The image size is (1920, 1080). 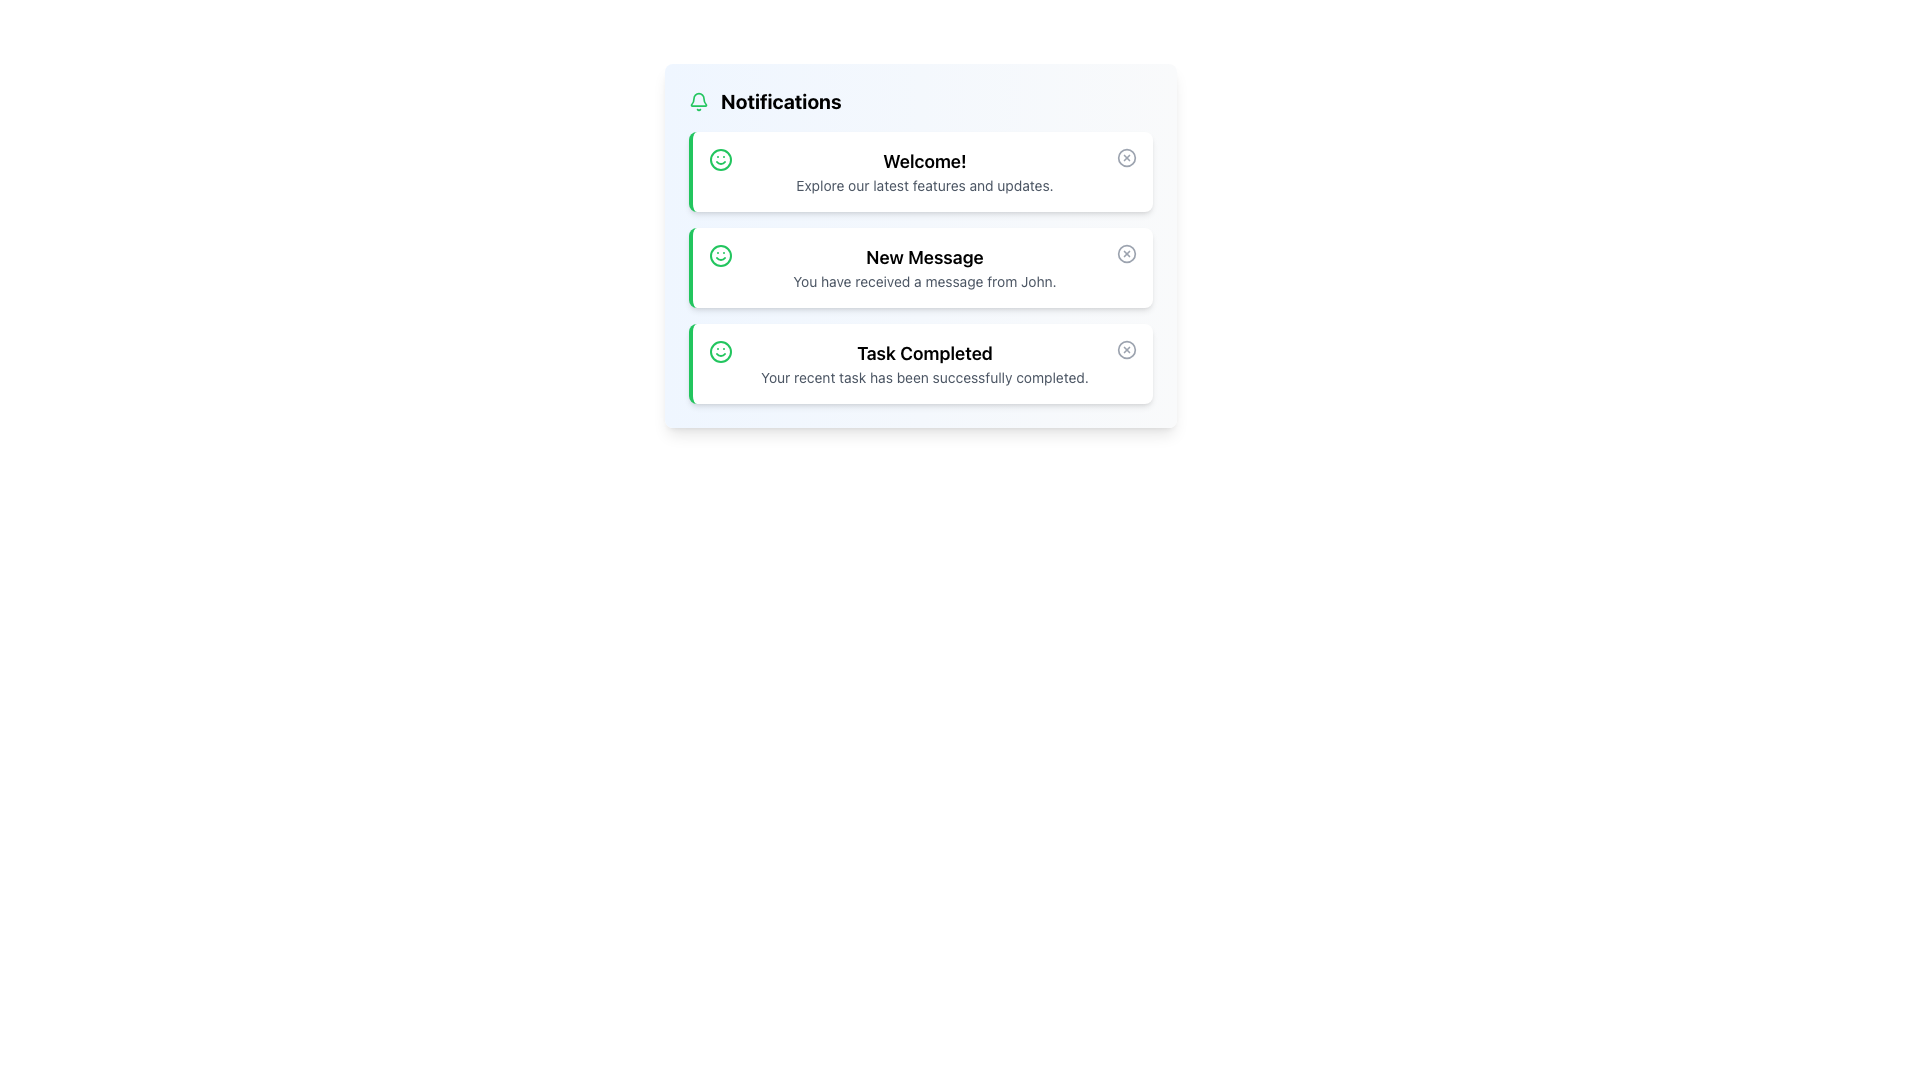 What do you see at coordinates (924, 161) in the screenshot?
I see `the Text Display element that serves as a header or greeting text for the notification card, positioned prominently in the center above the smaller text element` at bounding box center [924, 161].